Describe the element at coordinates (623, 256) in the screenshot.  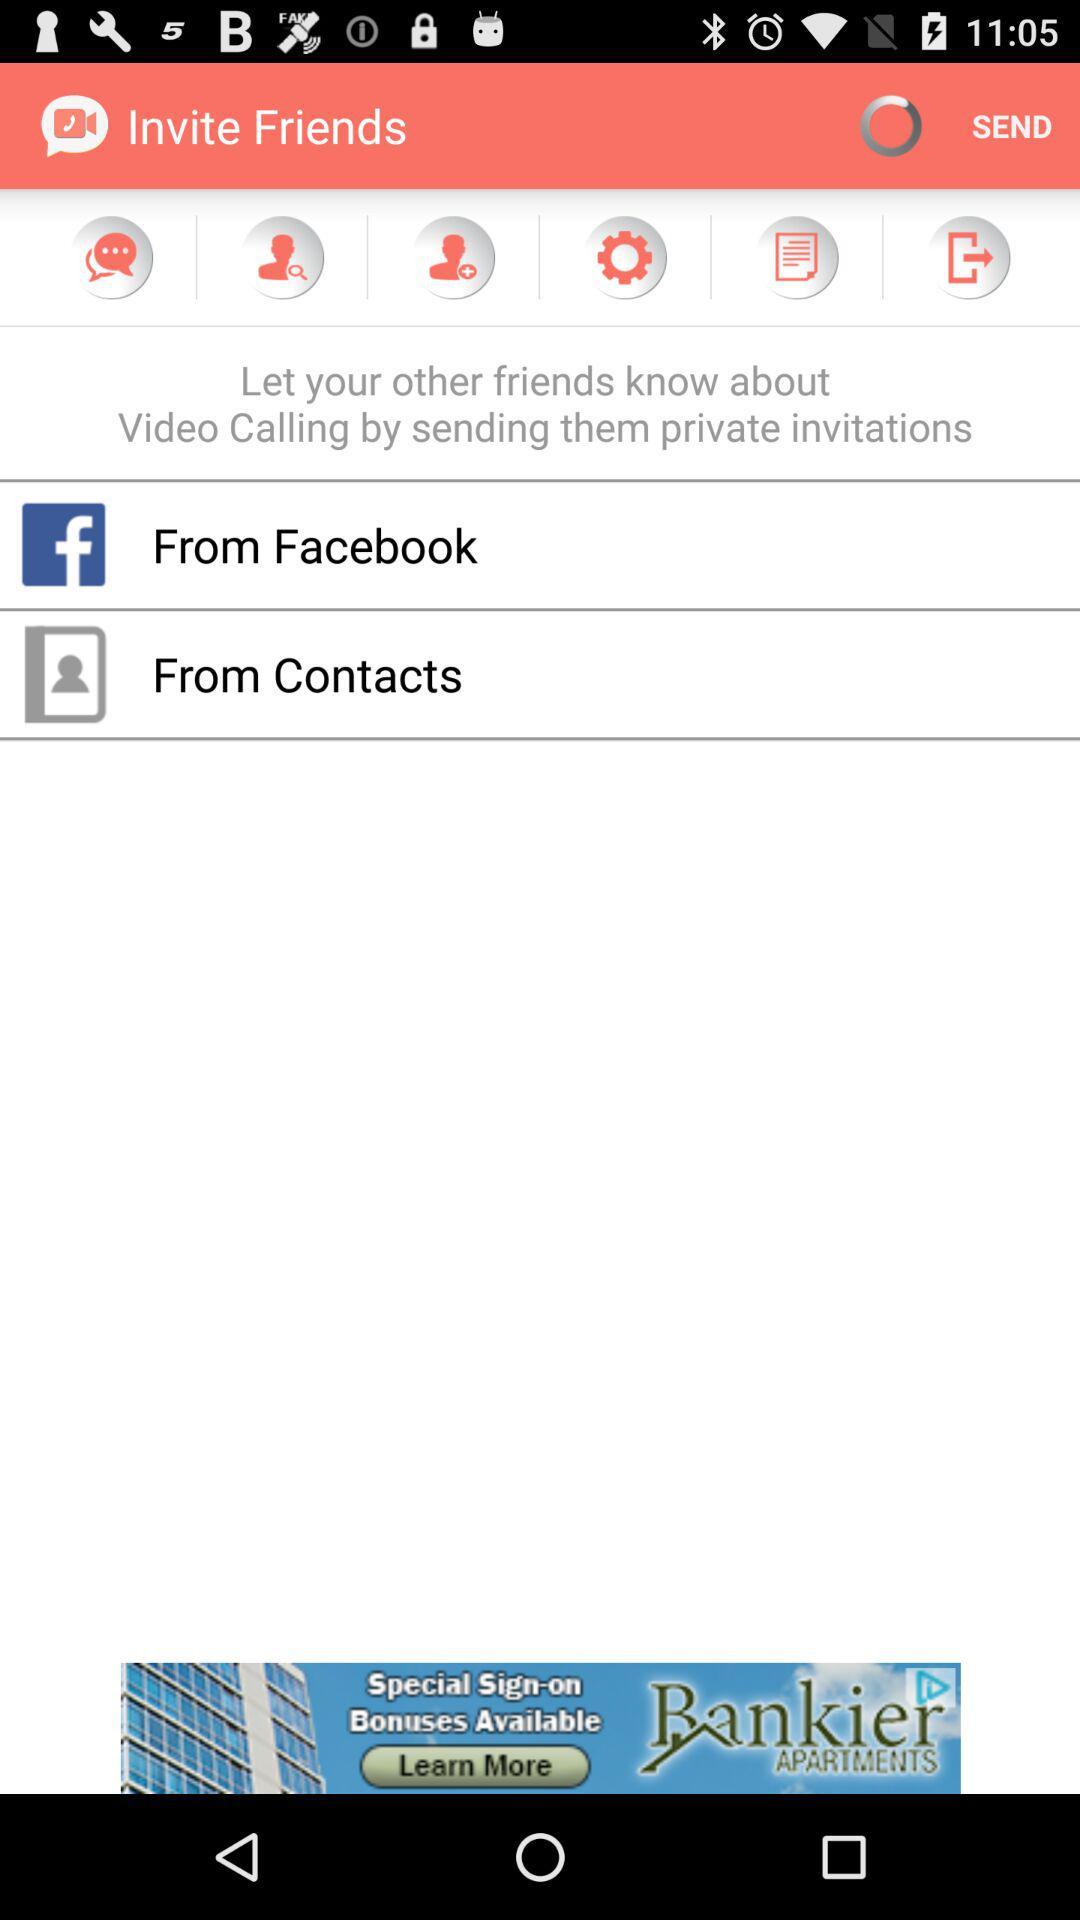
I see `settings optin` at that location.